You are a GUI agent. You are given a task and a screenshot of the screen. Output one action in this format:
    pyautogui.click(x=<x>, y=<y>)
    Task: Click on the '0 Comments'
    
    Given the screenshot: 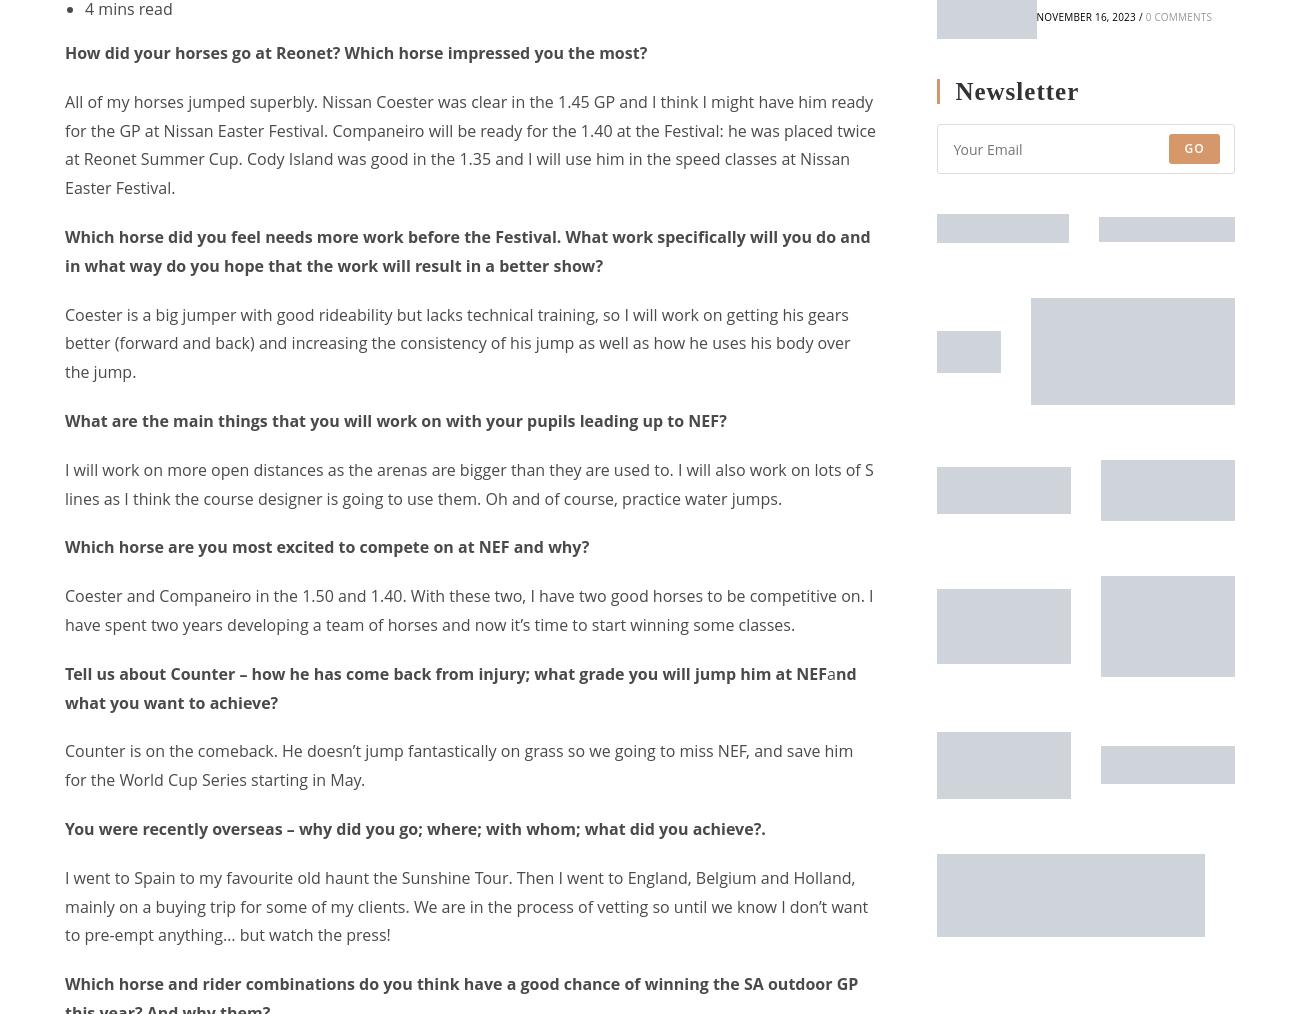 What is the action you would take?
    pyautogui.click(x=1178, y=15)
    